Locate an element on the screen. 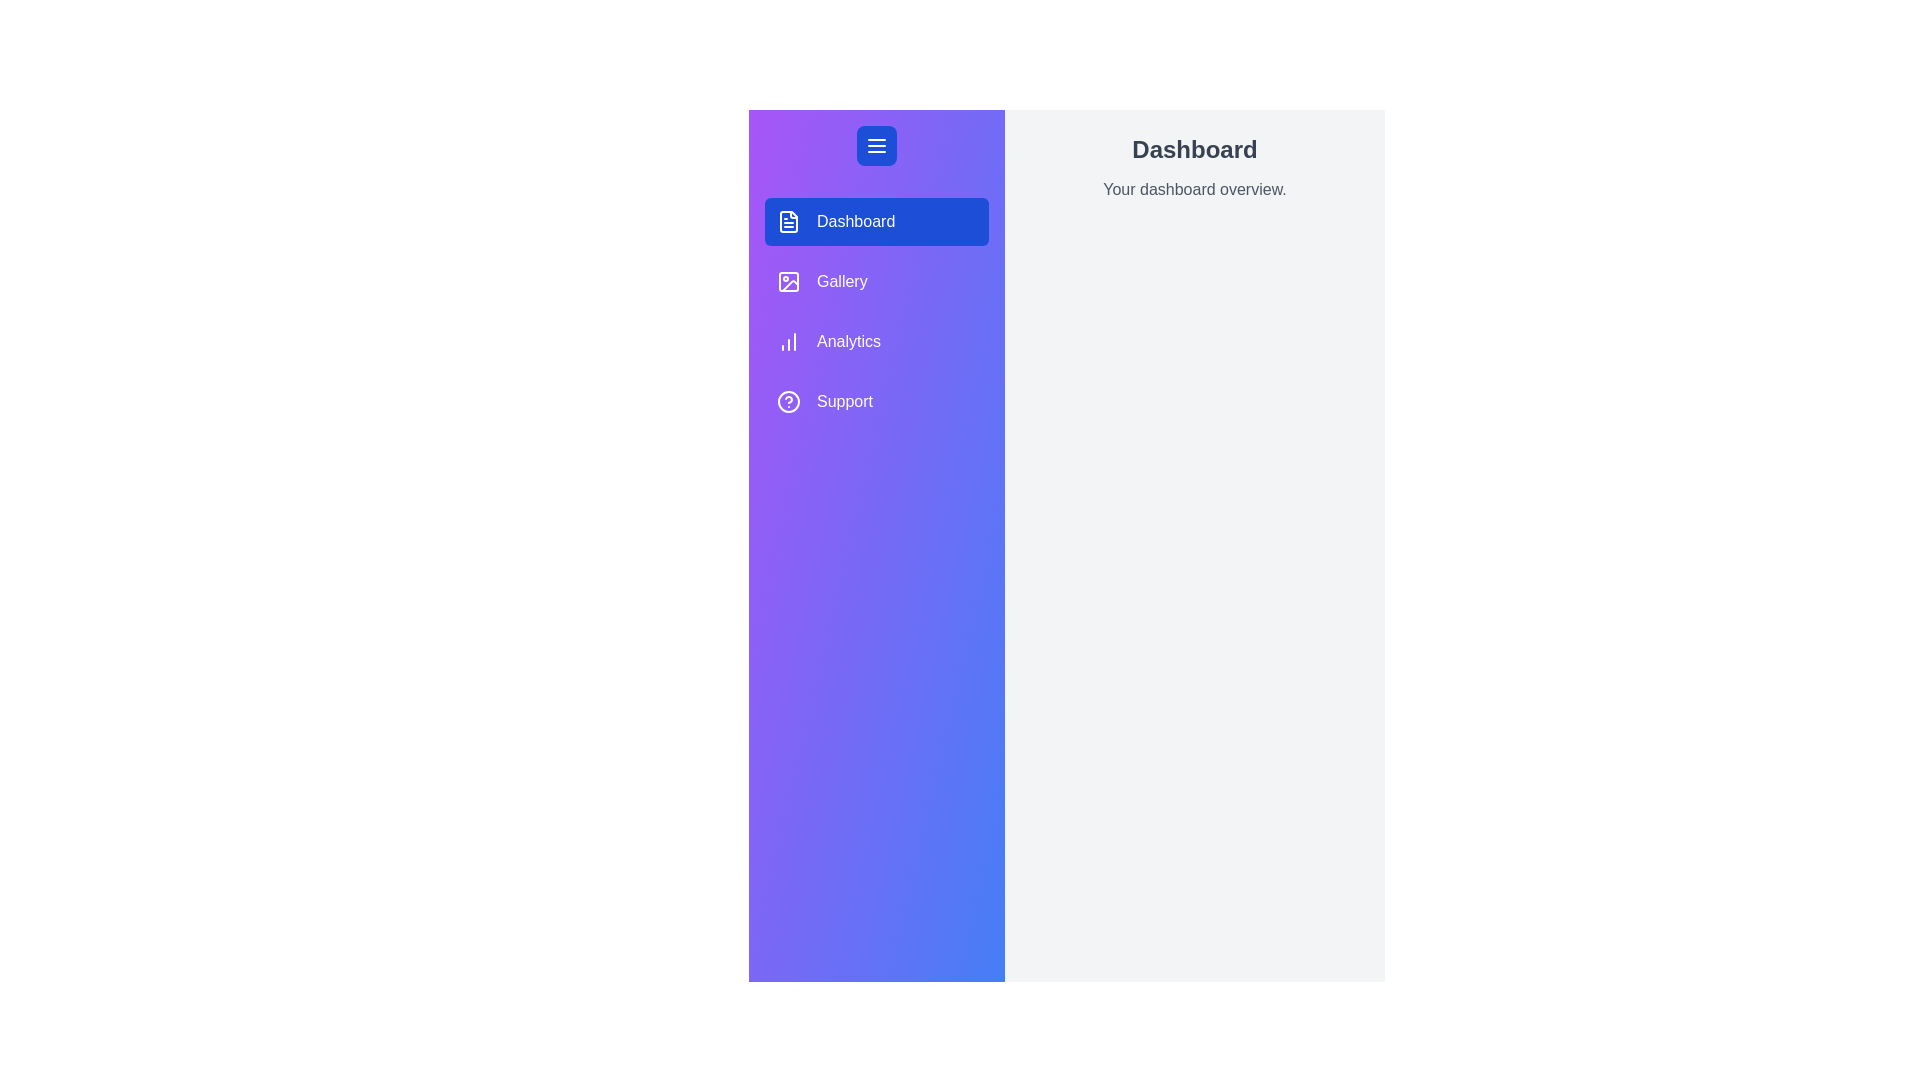 The image size is (1920, 1080). the toggle button to change the drawer's state is located at coordinates (877, 145).